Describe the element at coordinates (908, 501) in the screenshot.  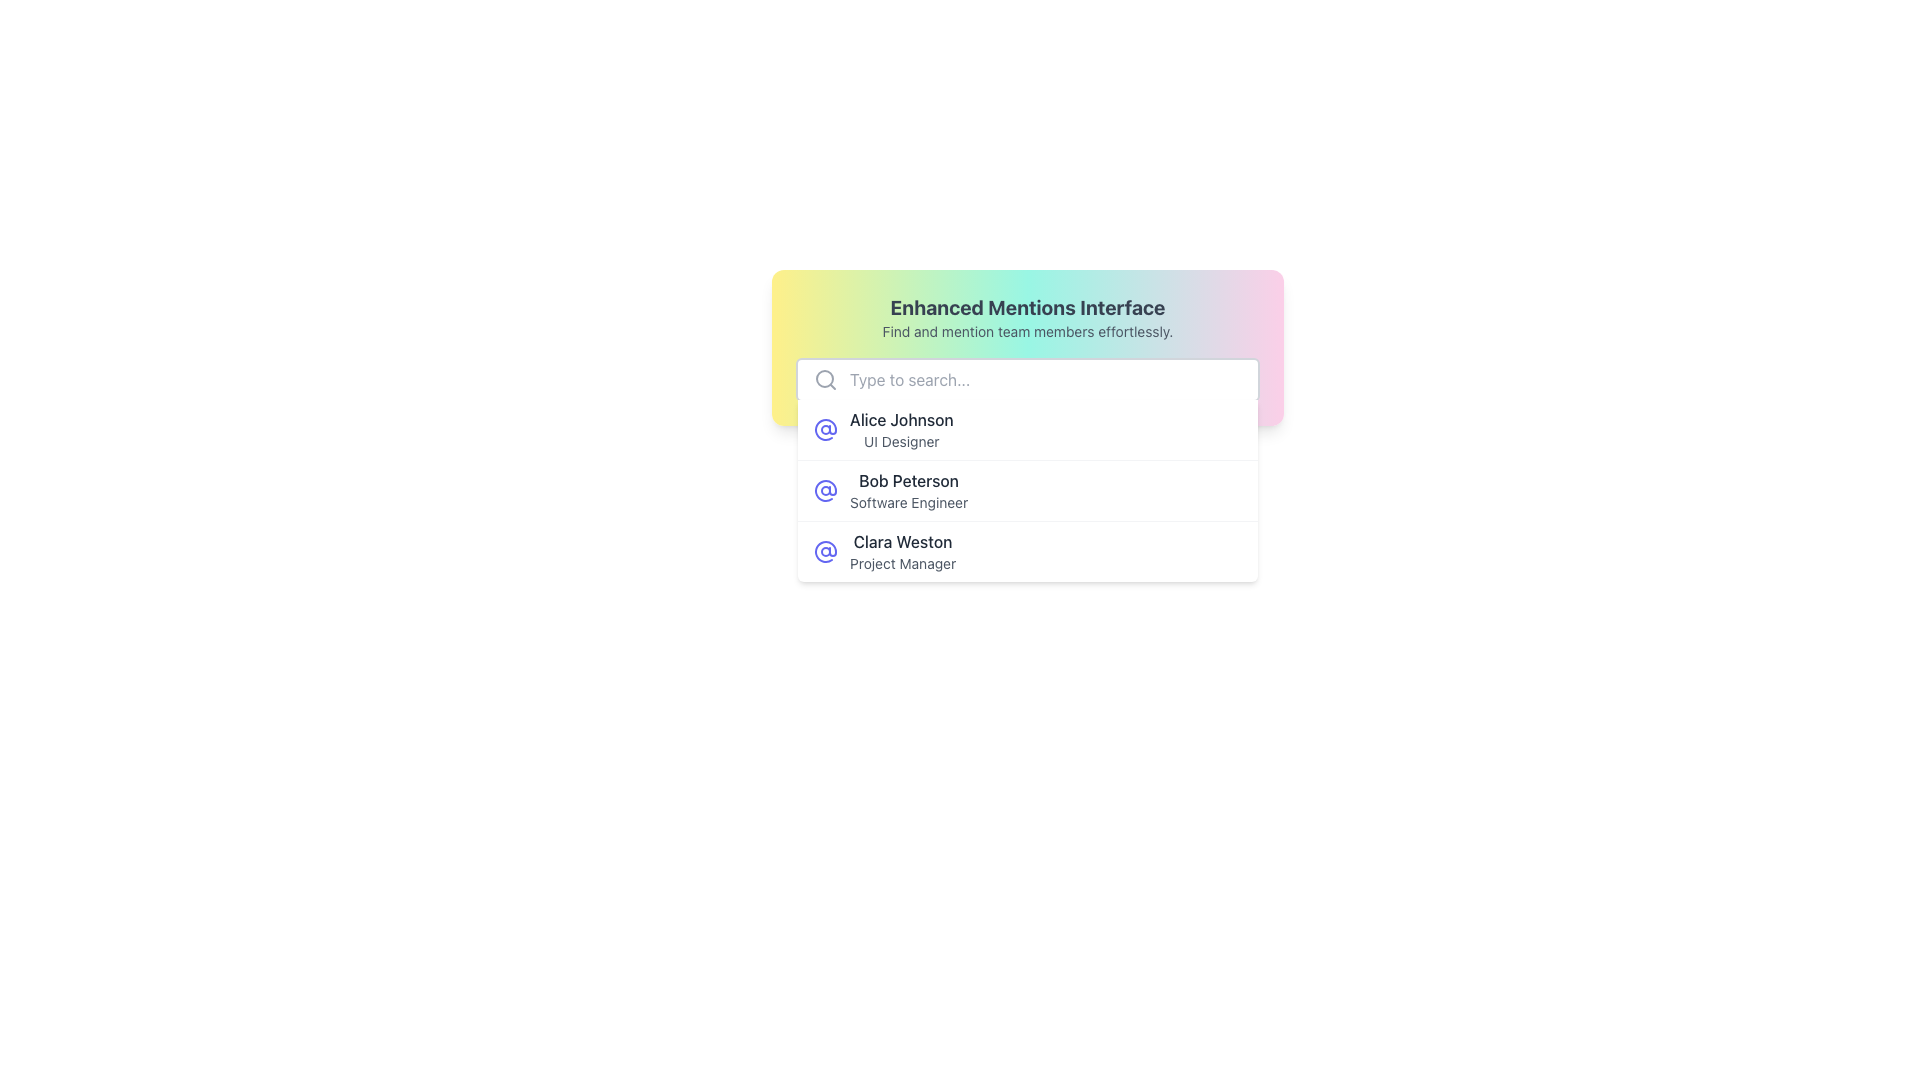
I see `text content of the subtitle 'Software Engineer' located directly below the name 'Bob Peterson' in the suggestion list` at that location.